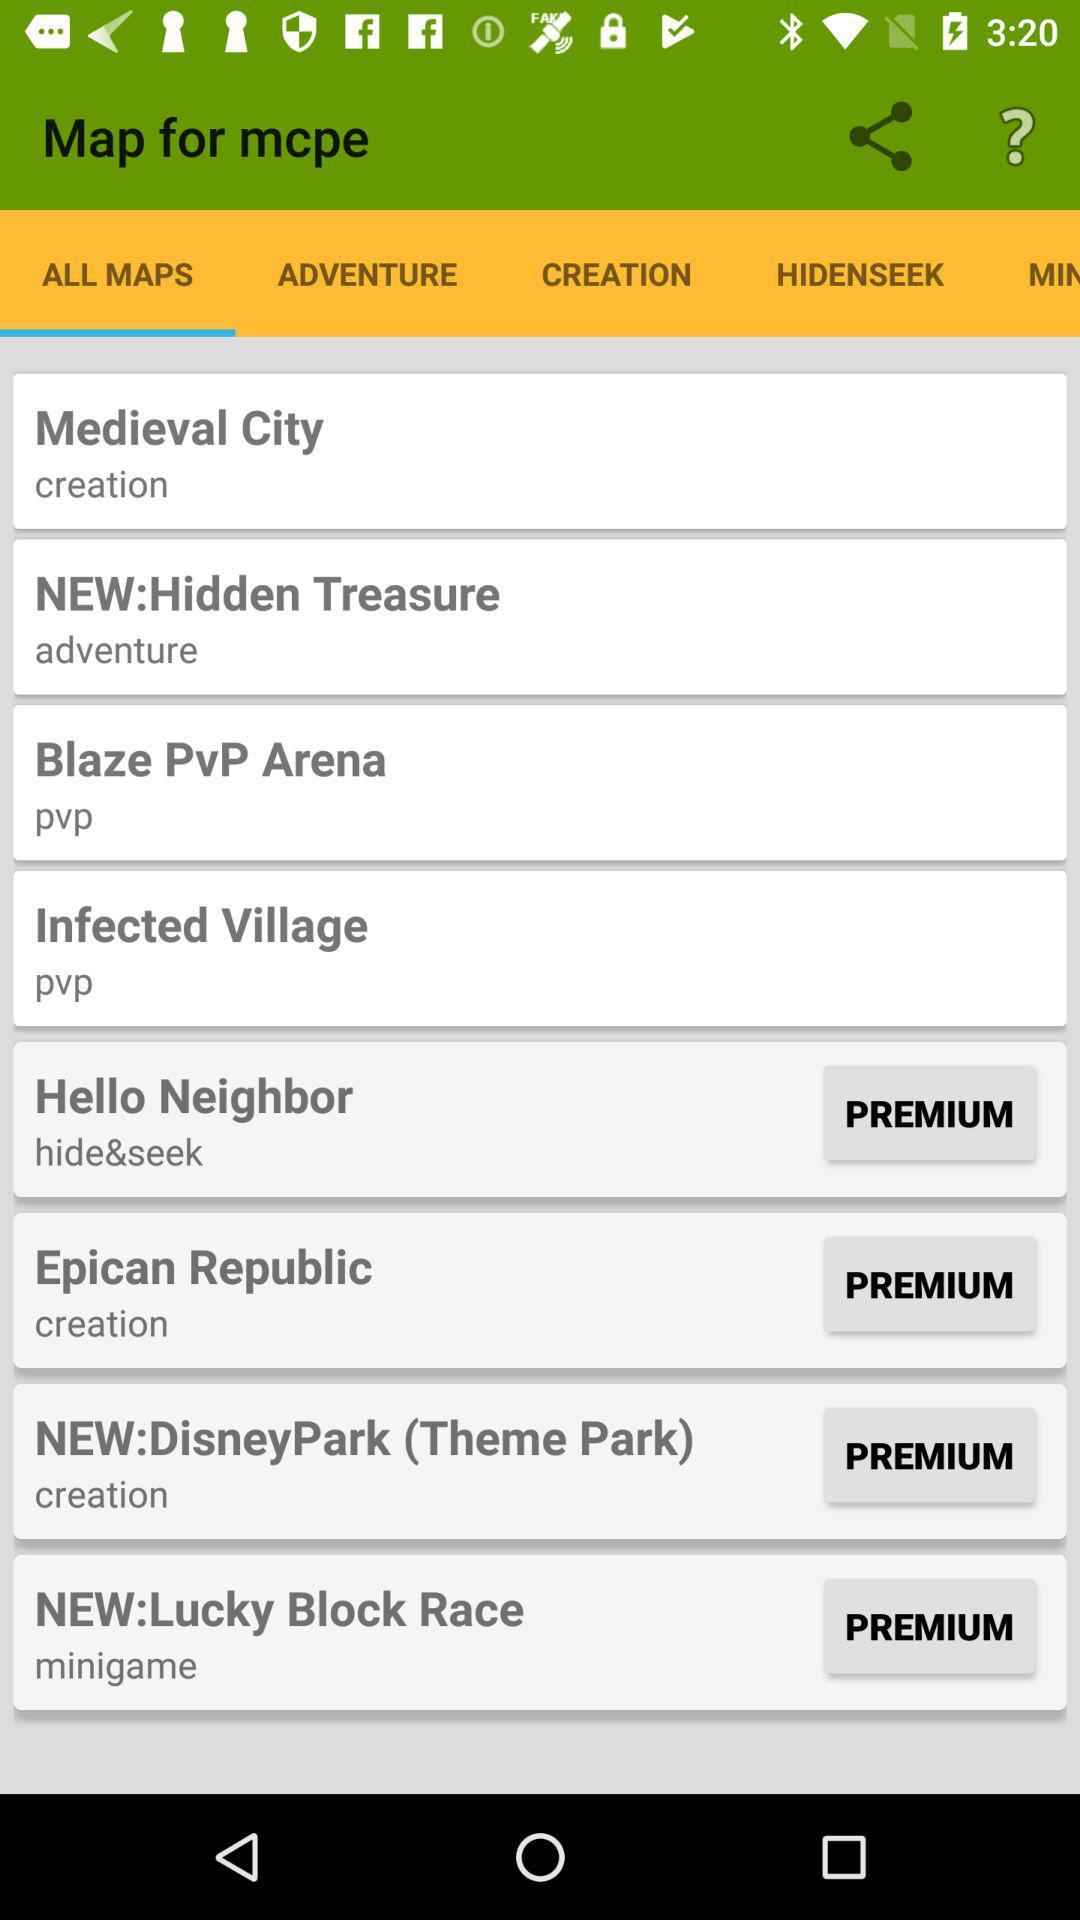 This screenshot has height=1920, width=1080. What do you see at coordinates (540, 922) in the screenshot?
I see `icon above the pvp icon` at bounding box center [540, 922].